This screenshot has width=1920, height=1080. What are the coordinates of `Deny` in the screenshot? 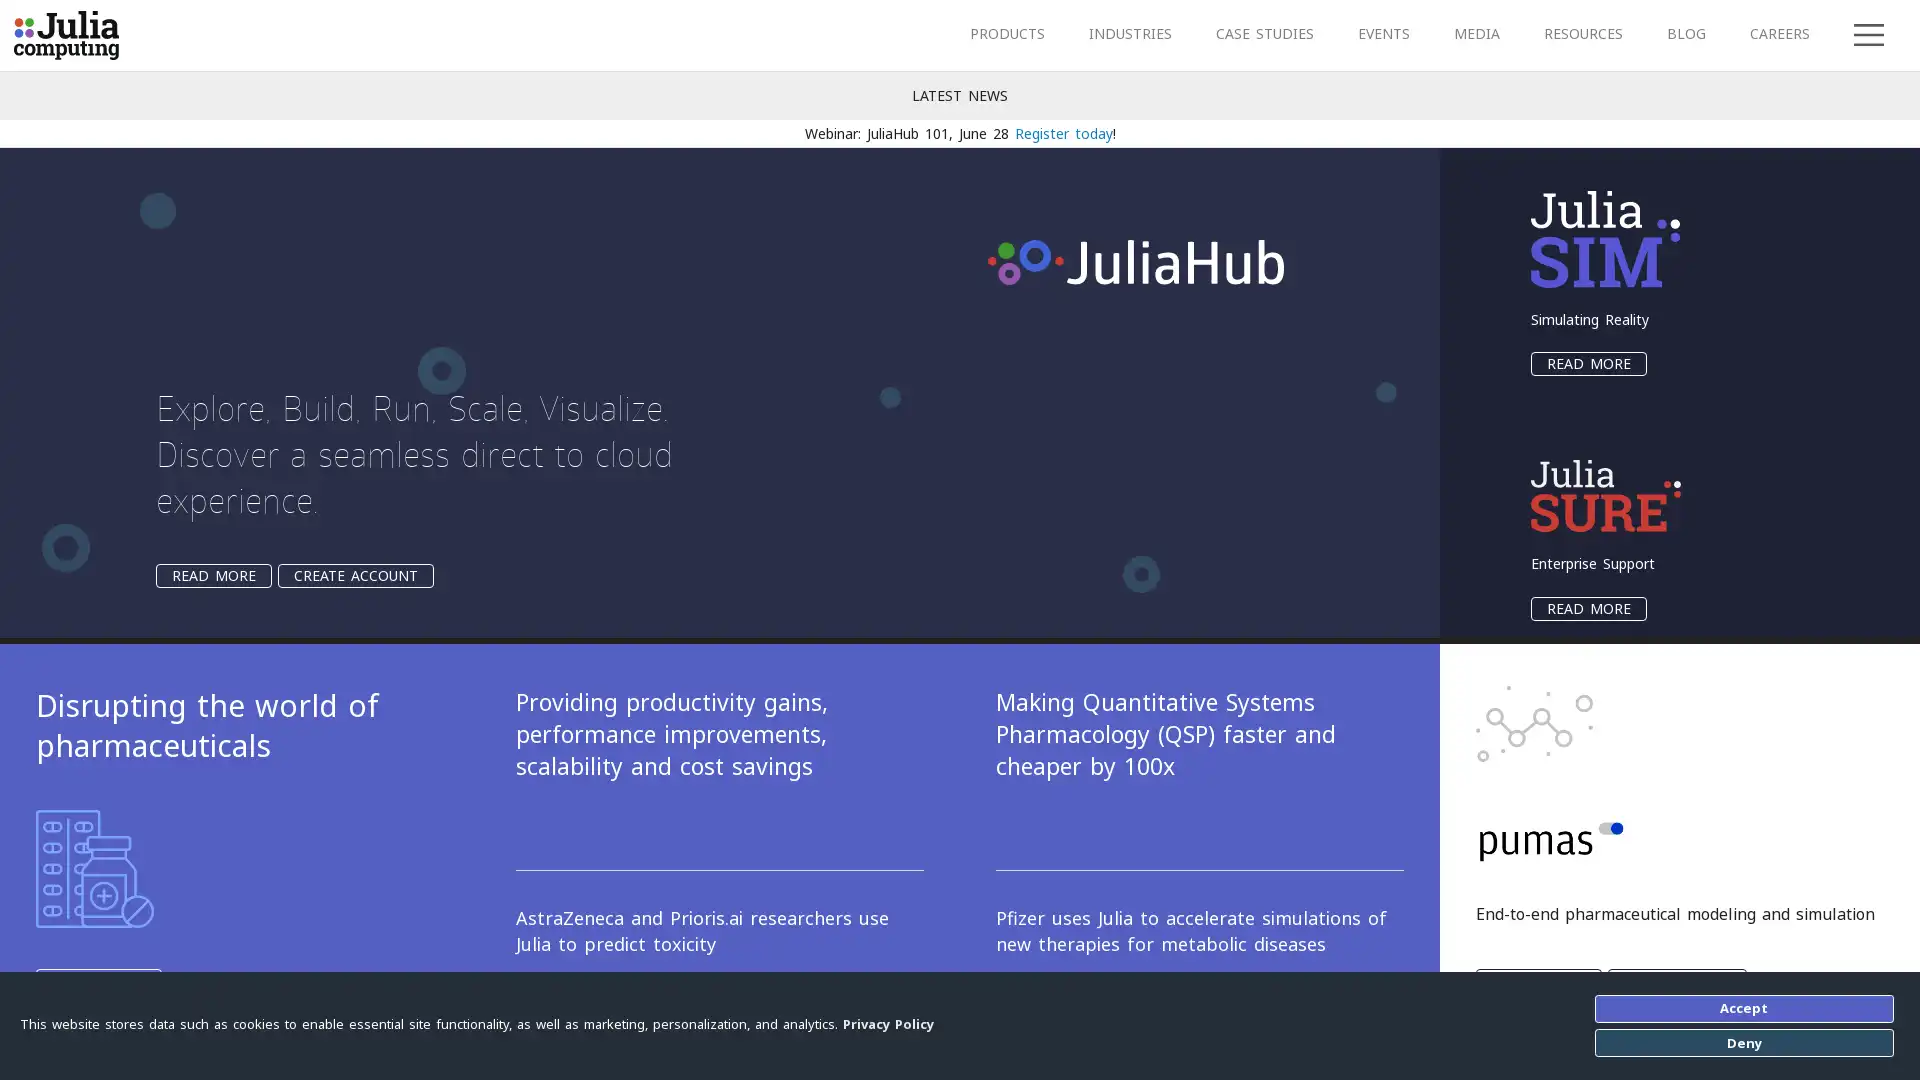 It's located at (1742, 1041).